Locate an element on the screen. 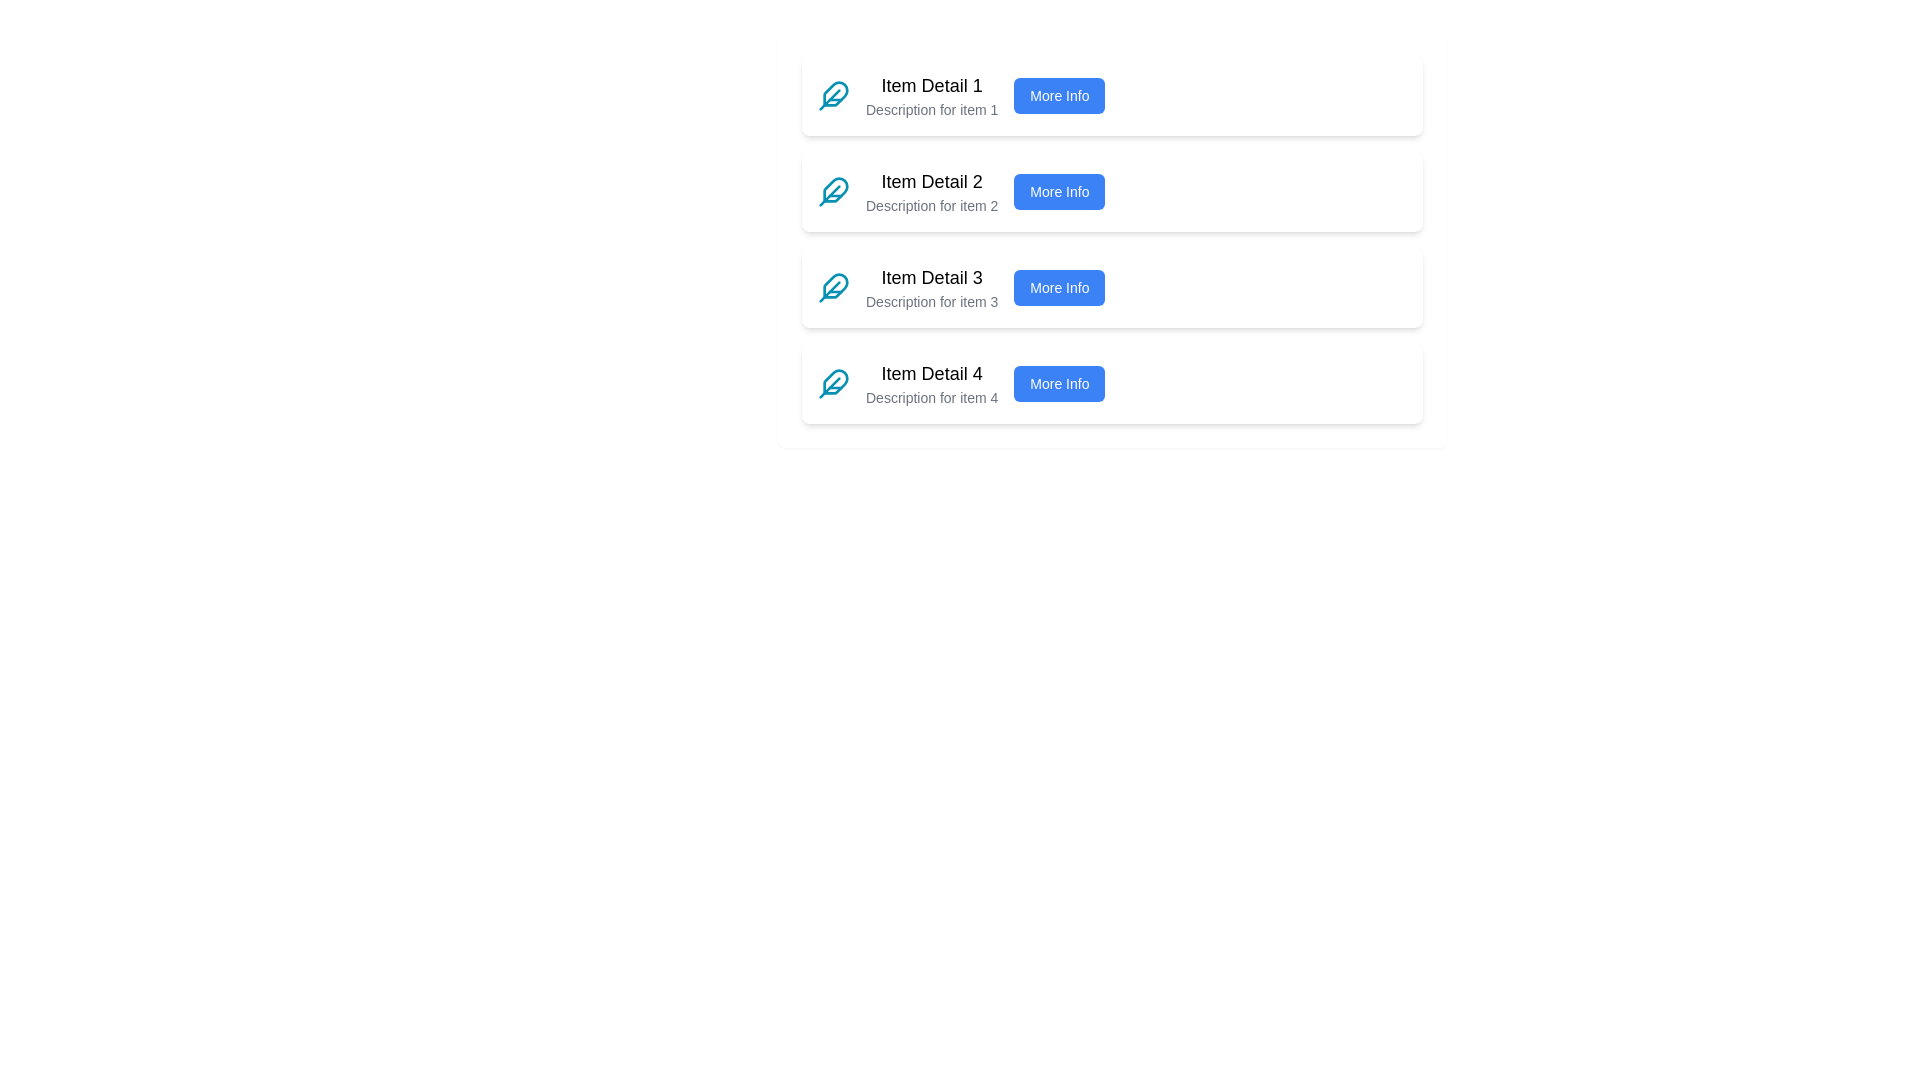  the leftmost feather quill icon in the fourth row of the vertically stacked list associated with 'Item Detail 4' is located at coordinates (835, 381).